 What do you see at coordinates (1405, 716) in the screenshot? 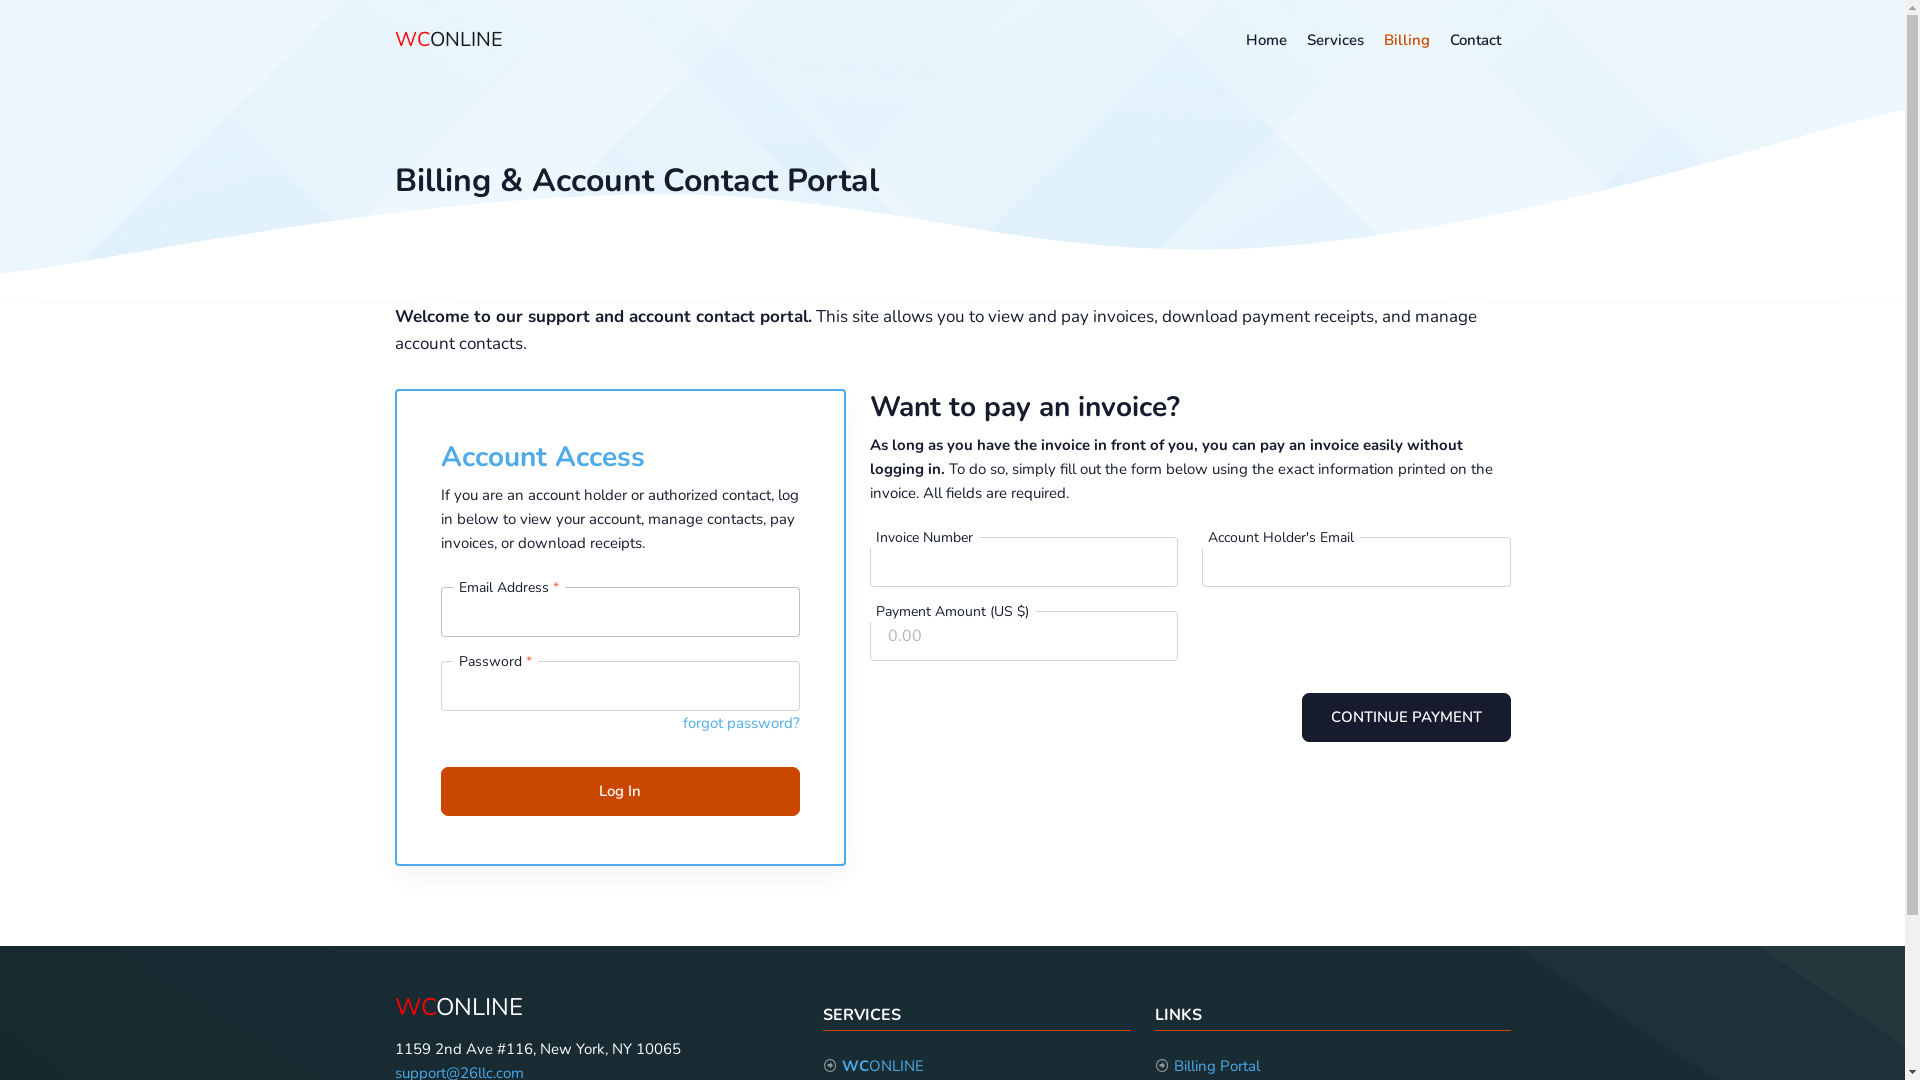
I see `'CONTINUE PAYMENT'` at bounding box center [1405, 716].